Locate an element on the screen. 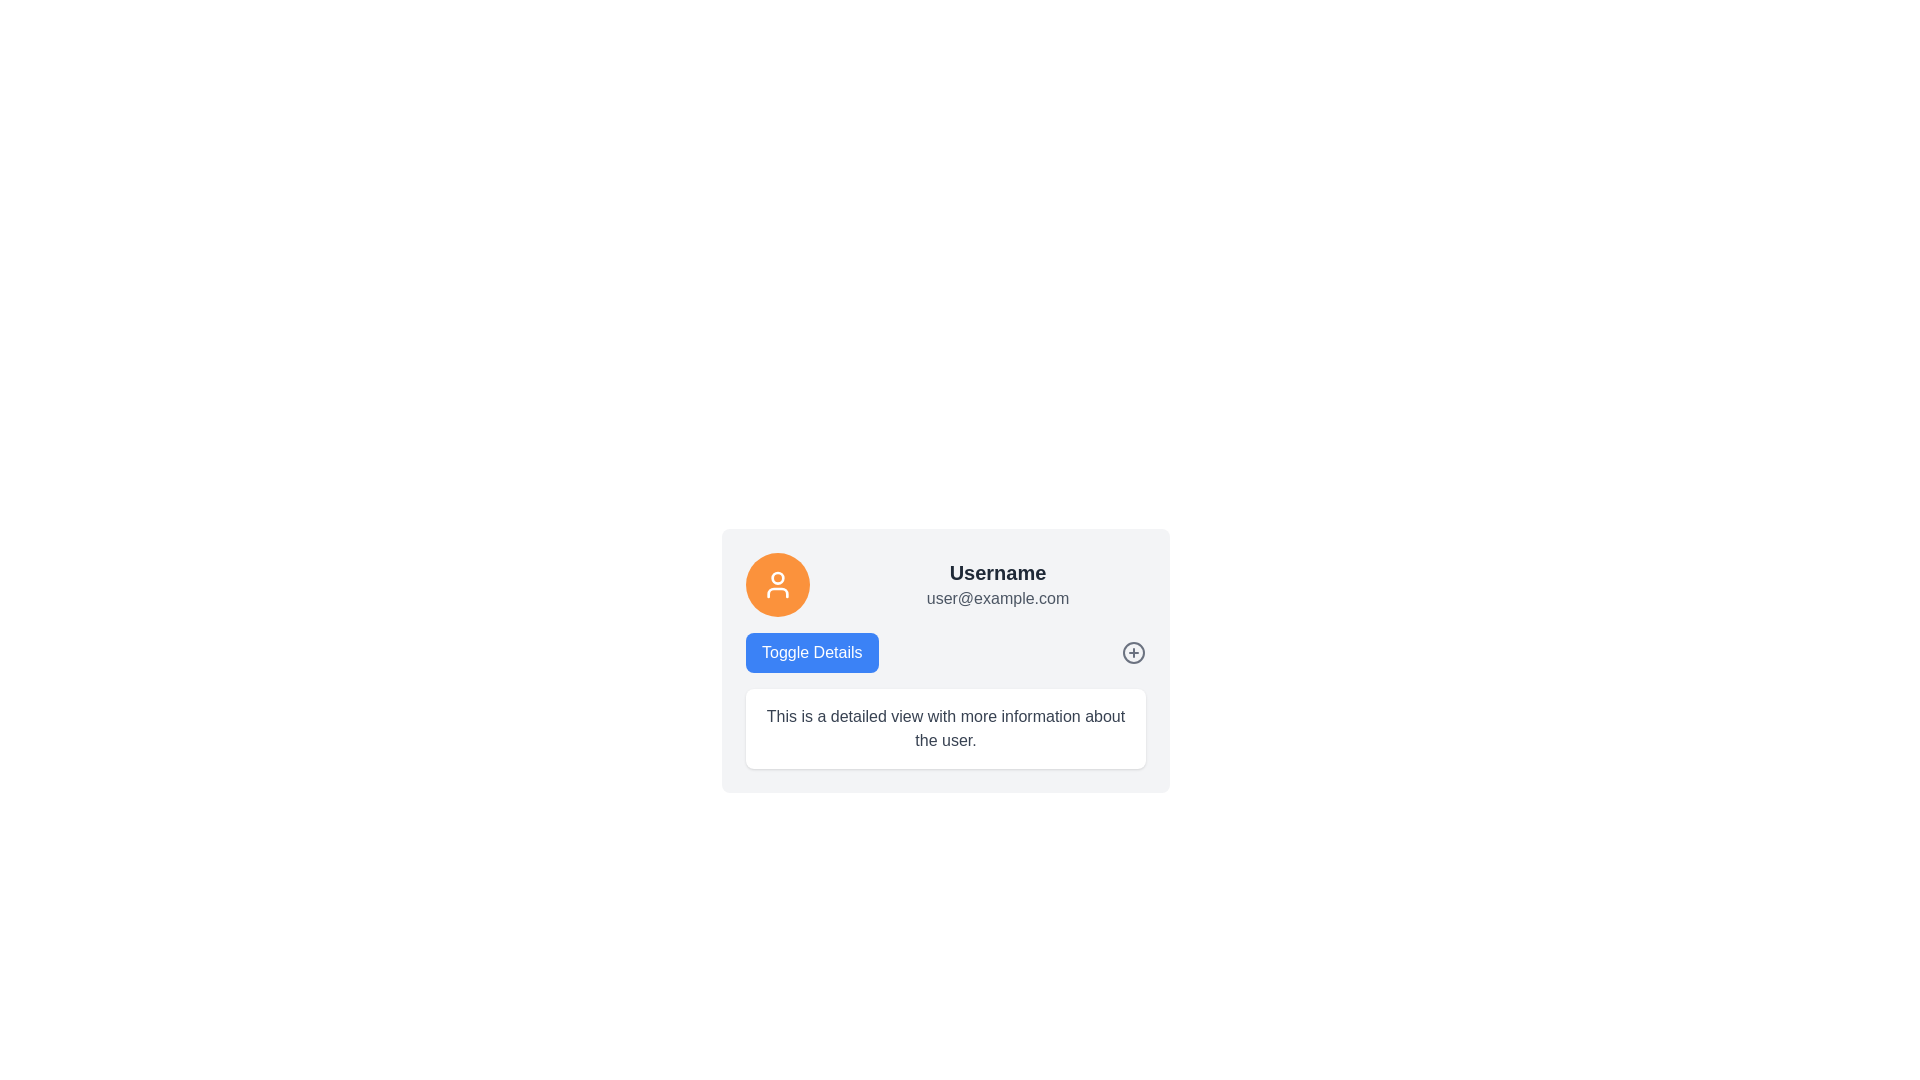 The width and height of the screenshot is (1920, 1080). the rounded rectangular button with a blue background and white text displaying 'Toggle Details' is located at coordinates (812, 652).